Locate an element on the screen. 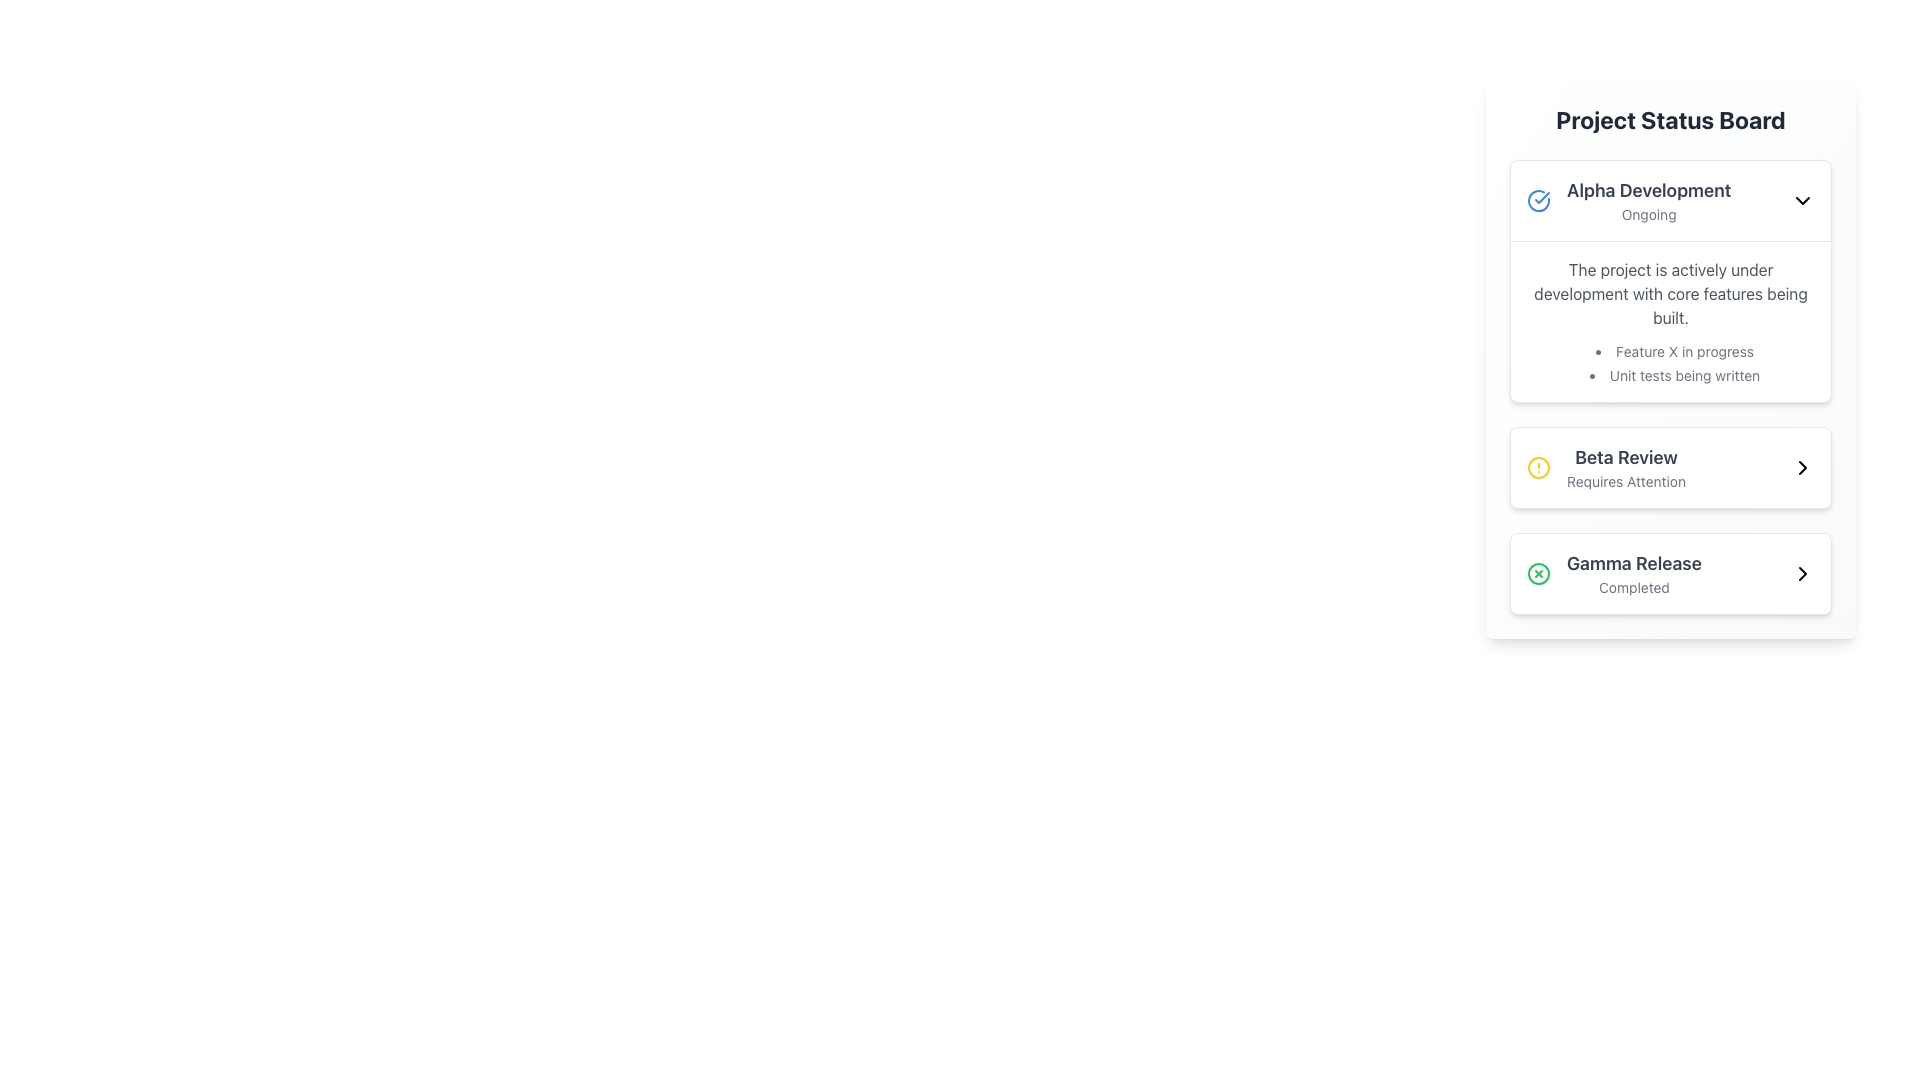  the 'Completed' label that is styled in muted gray, located underneath the 'Gamma Release' text within the 'Project Status Board' is located at coordinates (1634, 586).